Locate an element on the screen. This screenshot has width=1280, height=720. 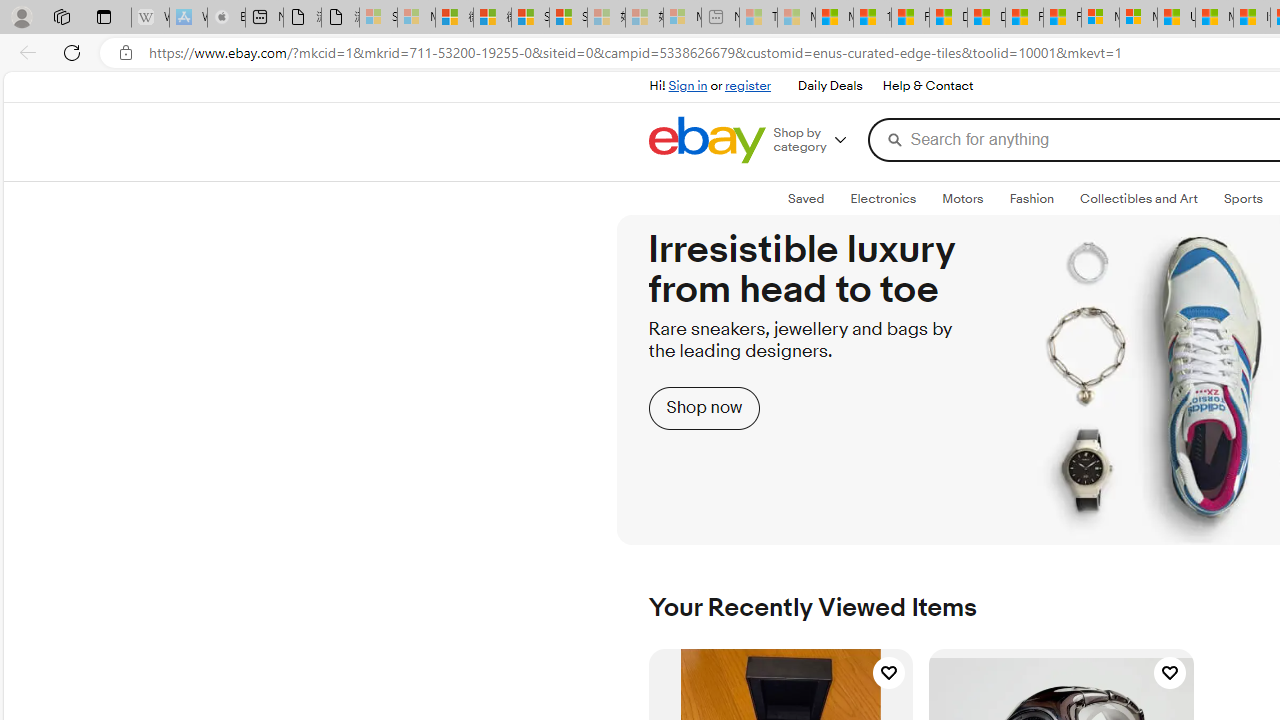
'eBay Home' is located at coordinates (706, 139).